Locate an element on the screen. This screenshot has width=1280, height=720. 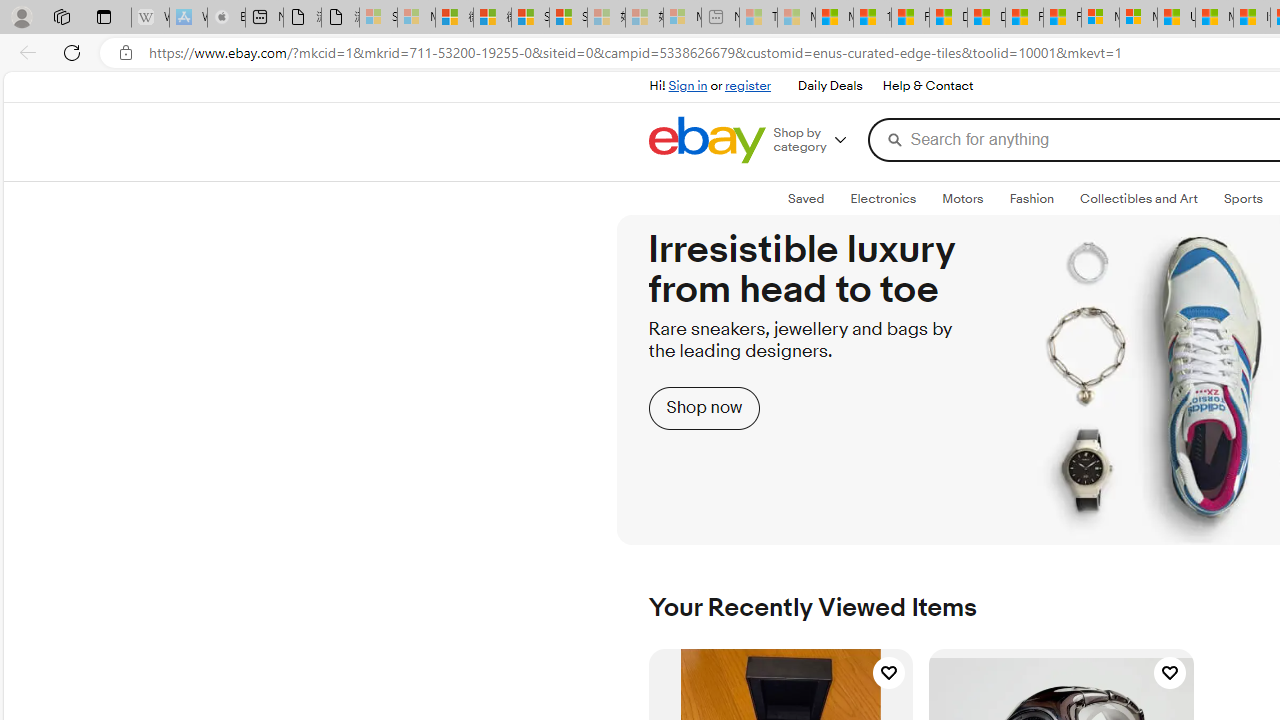
'eBay Home' is located at coordinates (706, 139).